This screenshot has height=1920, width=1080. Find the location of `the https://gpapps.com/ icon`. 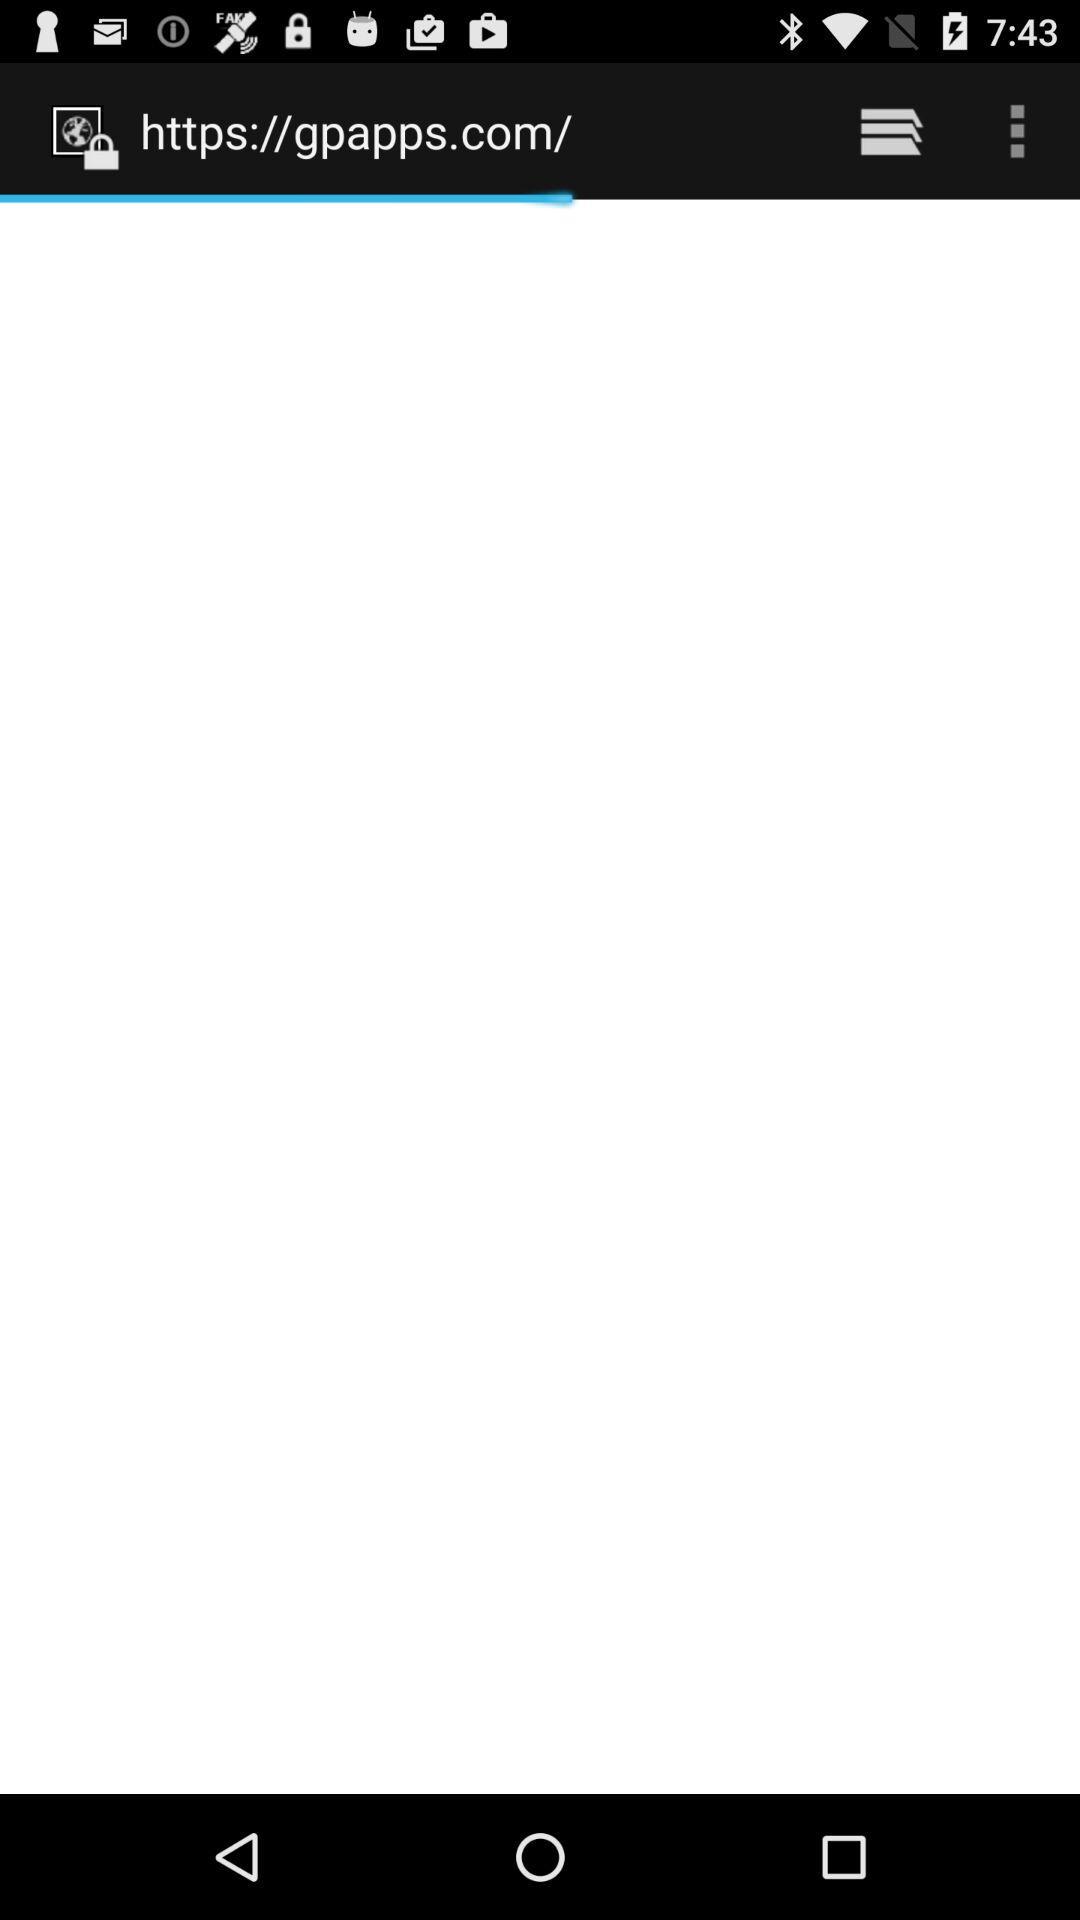

the https://gpapps.com/ icon is located at coordinates (472, 130).